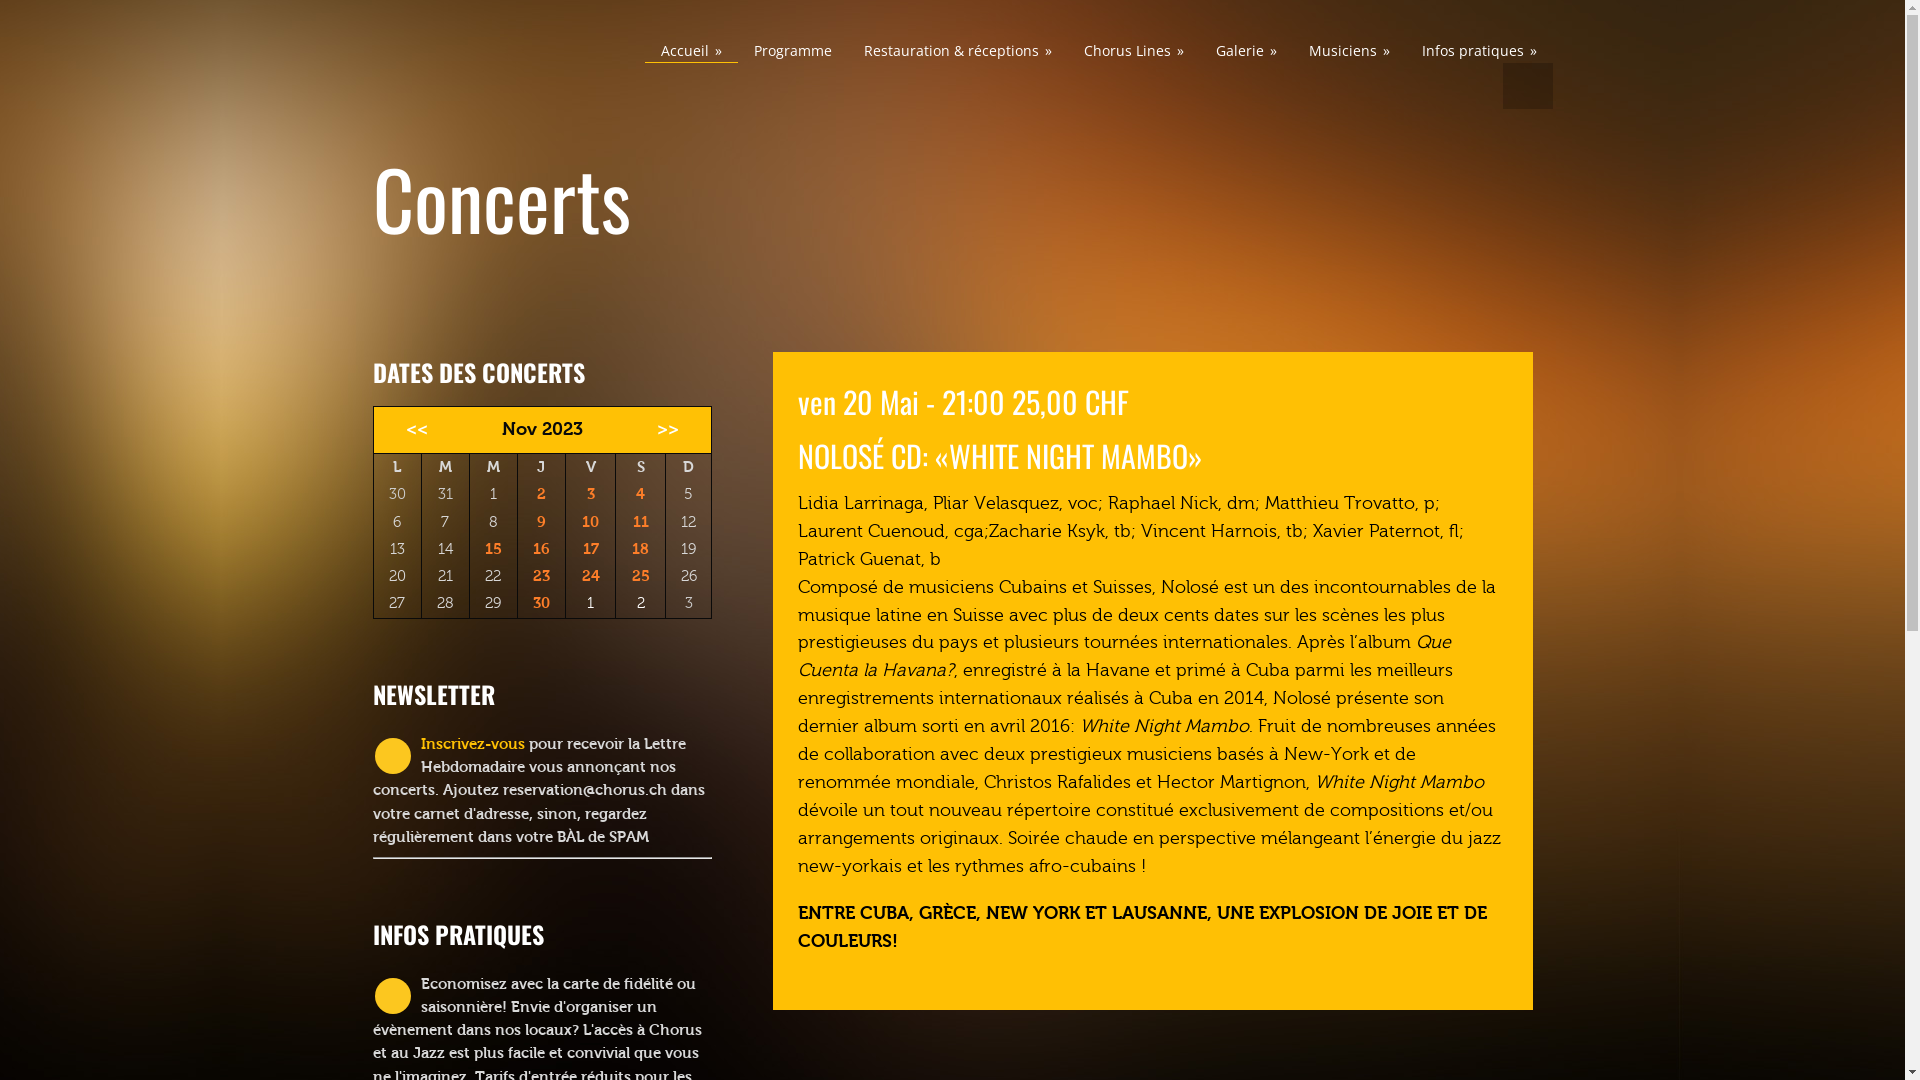 Image resolution: width=1920 pixels, height=1080 pixels. What do you see at coordinates (674, 428) in the screenshot?
I see `'>>'` at bounding box center [674, 428].